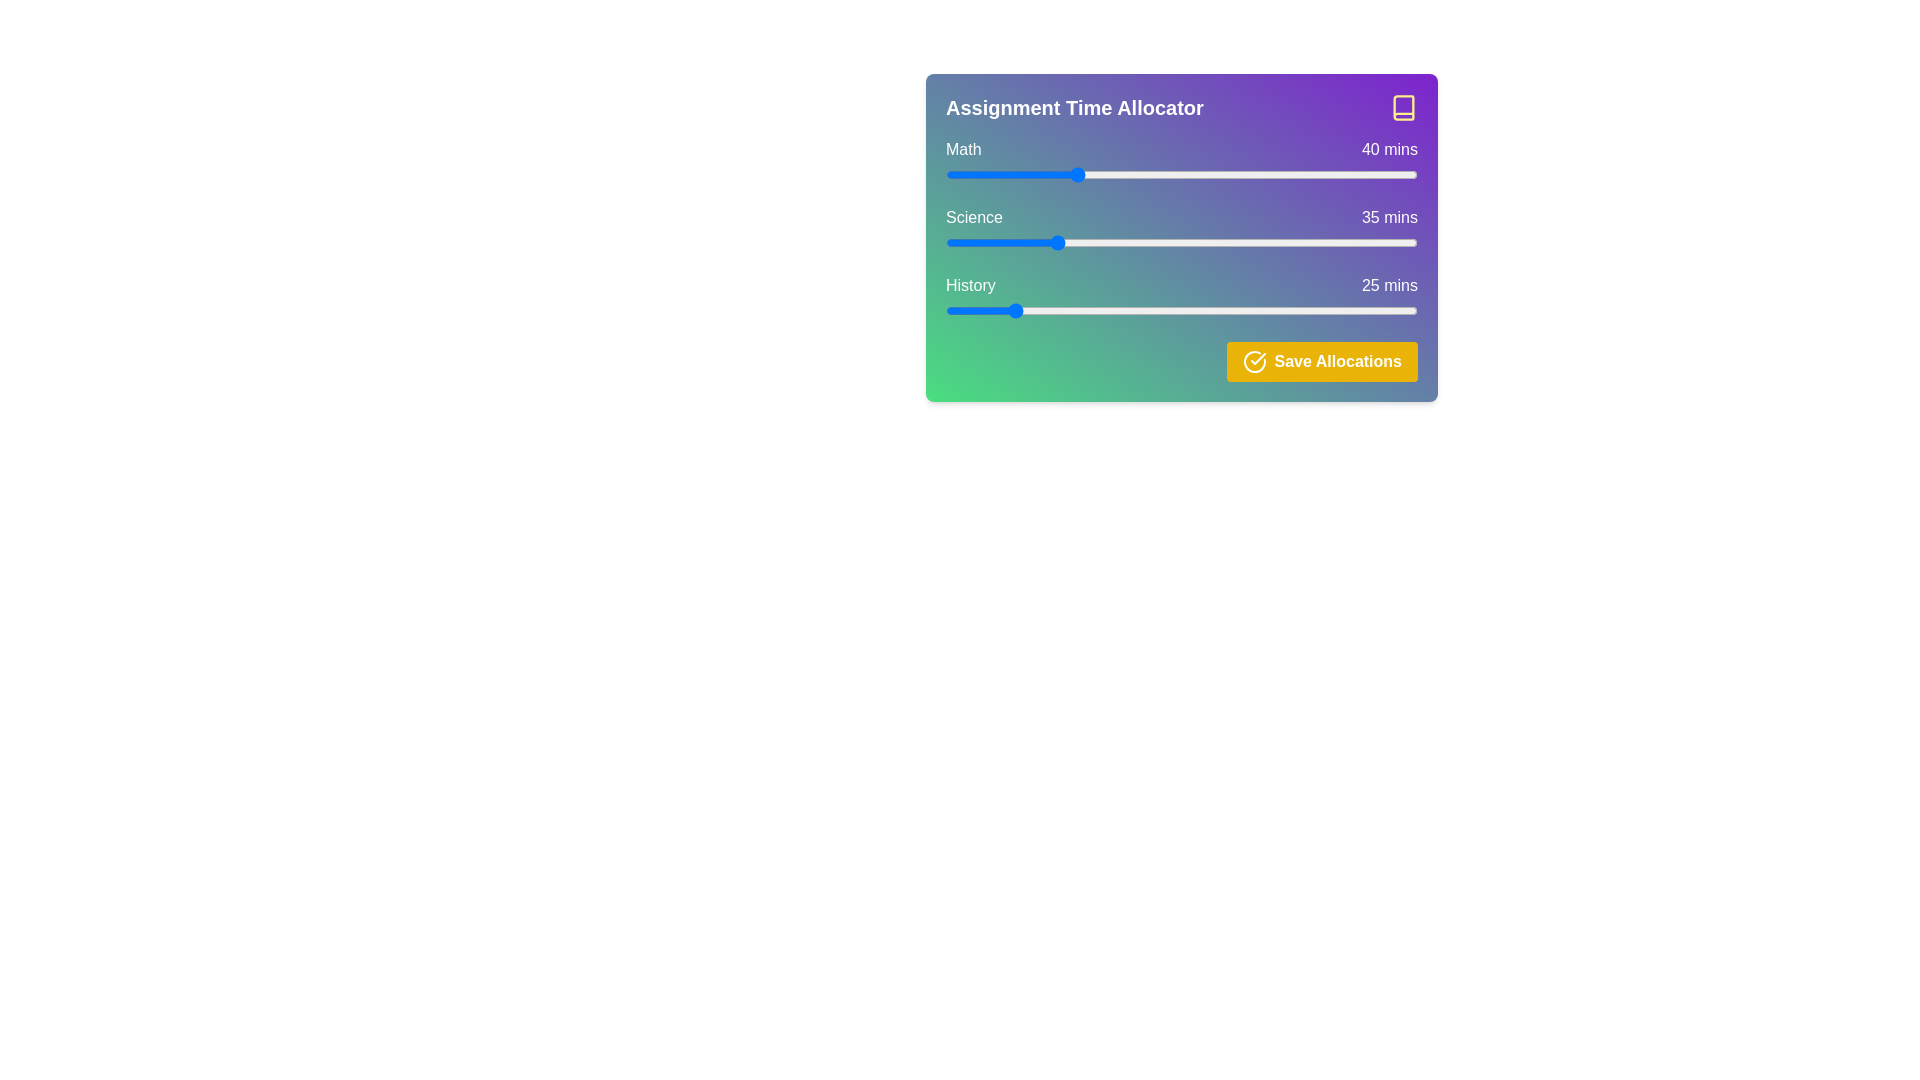  I want to click on allocation time, so click(1219, 242).